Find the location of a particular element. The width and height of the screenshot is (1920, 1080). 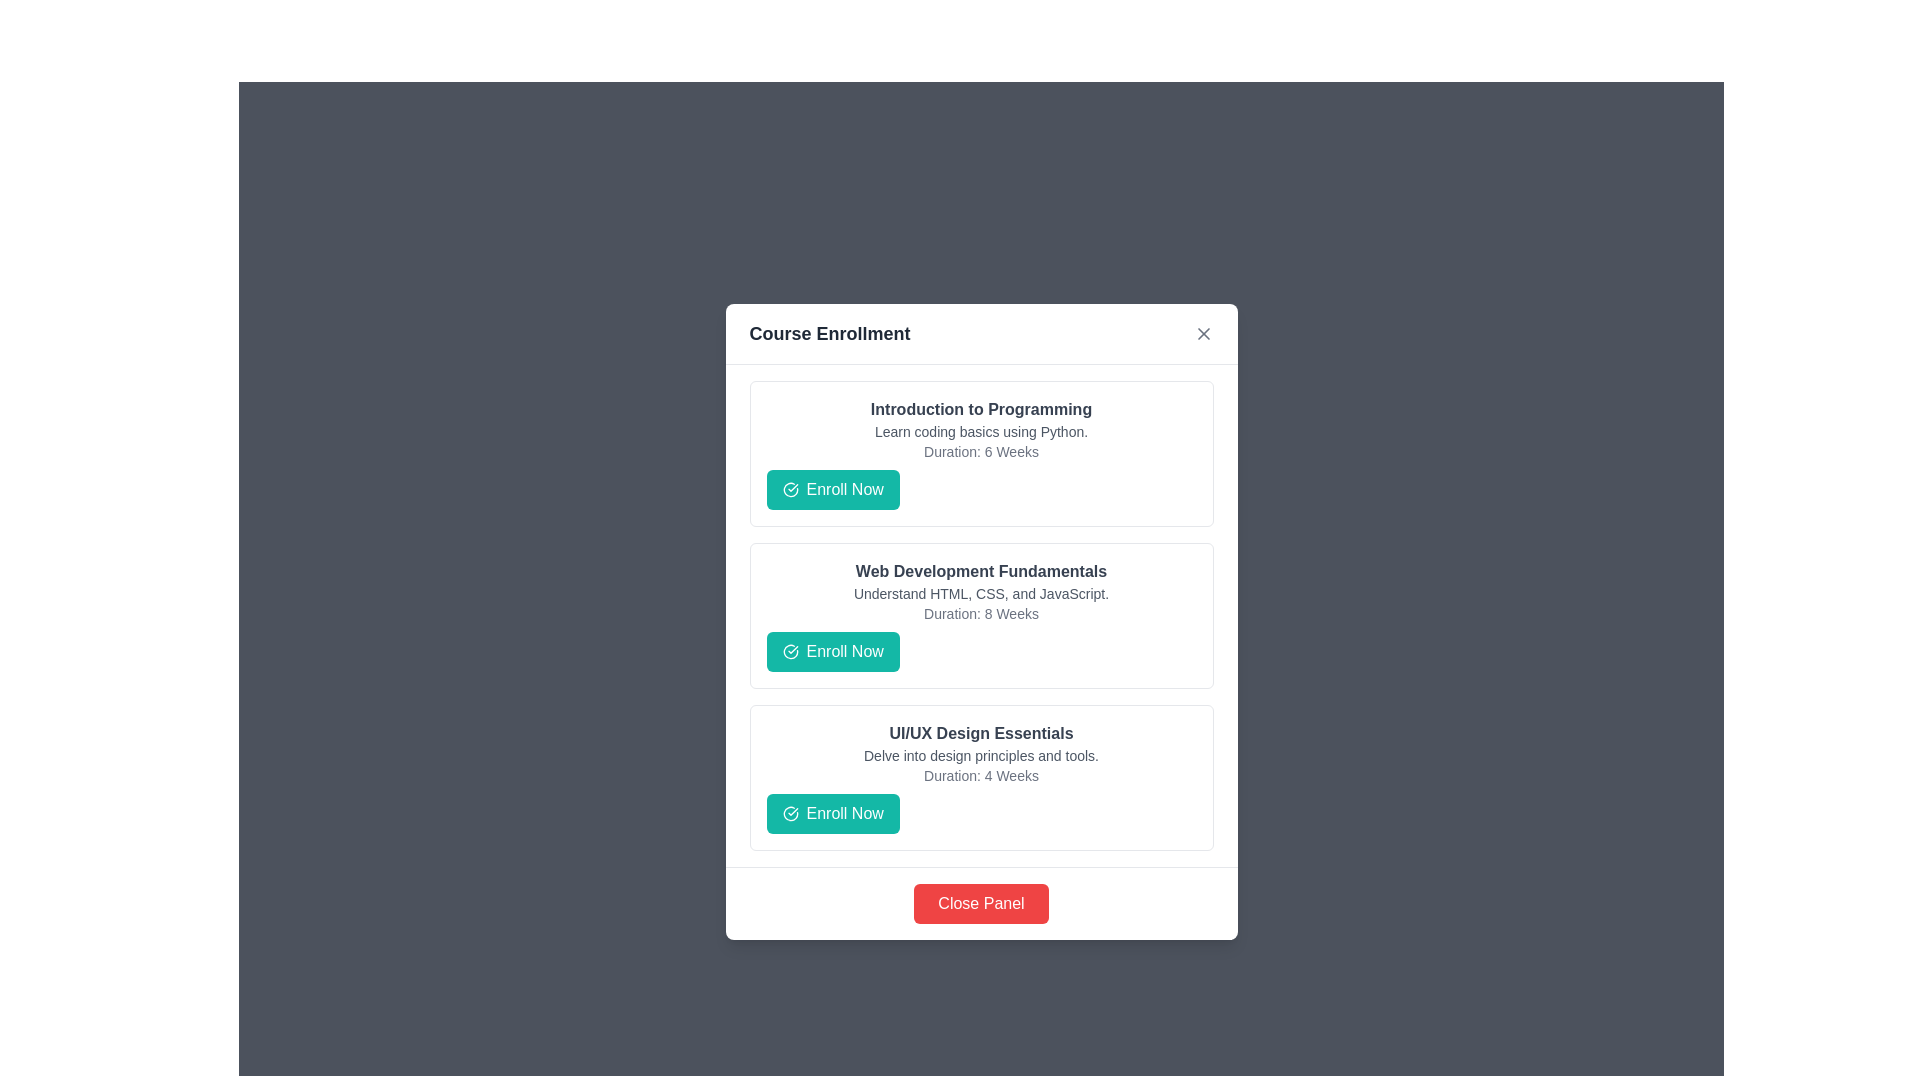

the 'Enroll Now' button with a teal blue background and white text, located in the 'Introduction to Programming' course card is located at coordinates (833, 489).